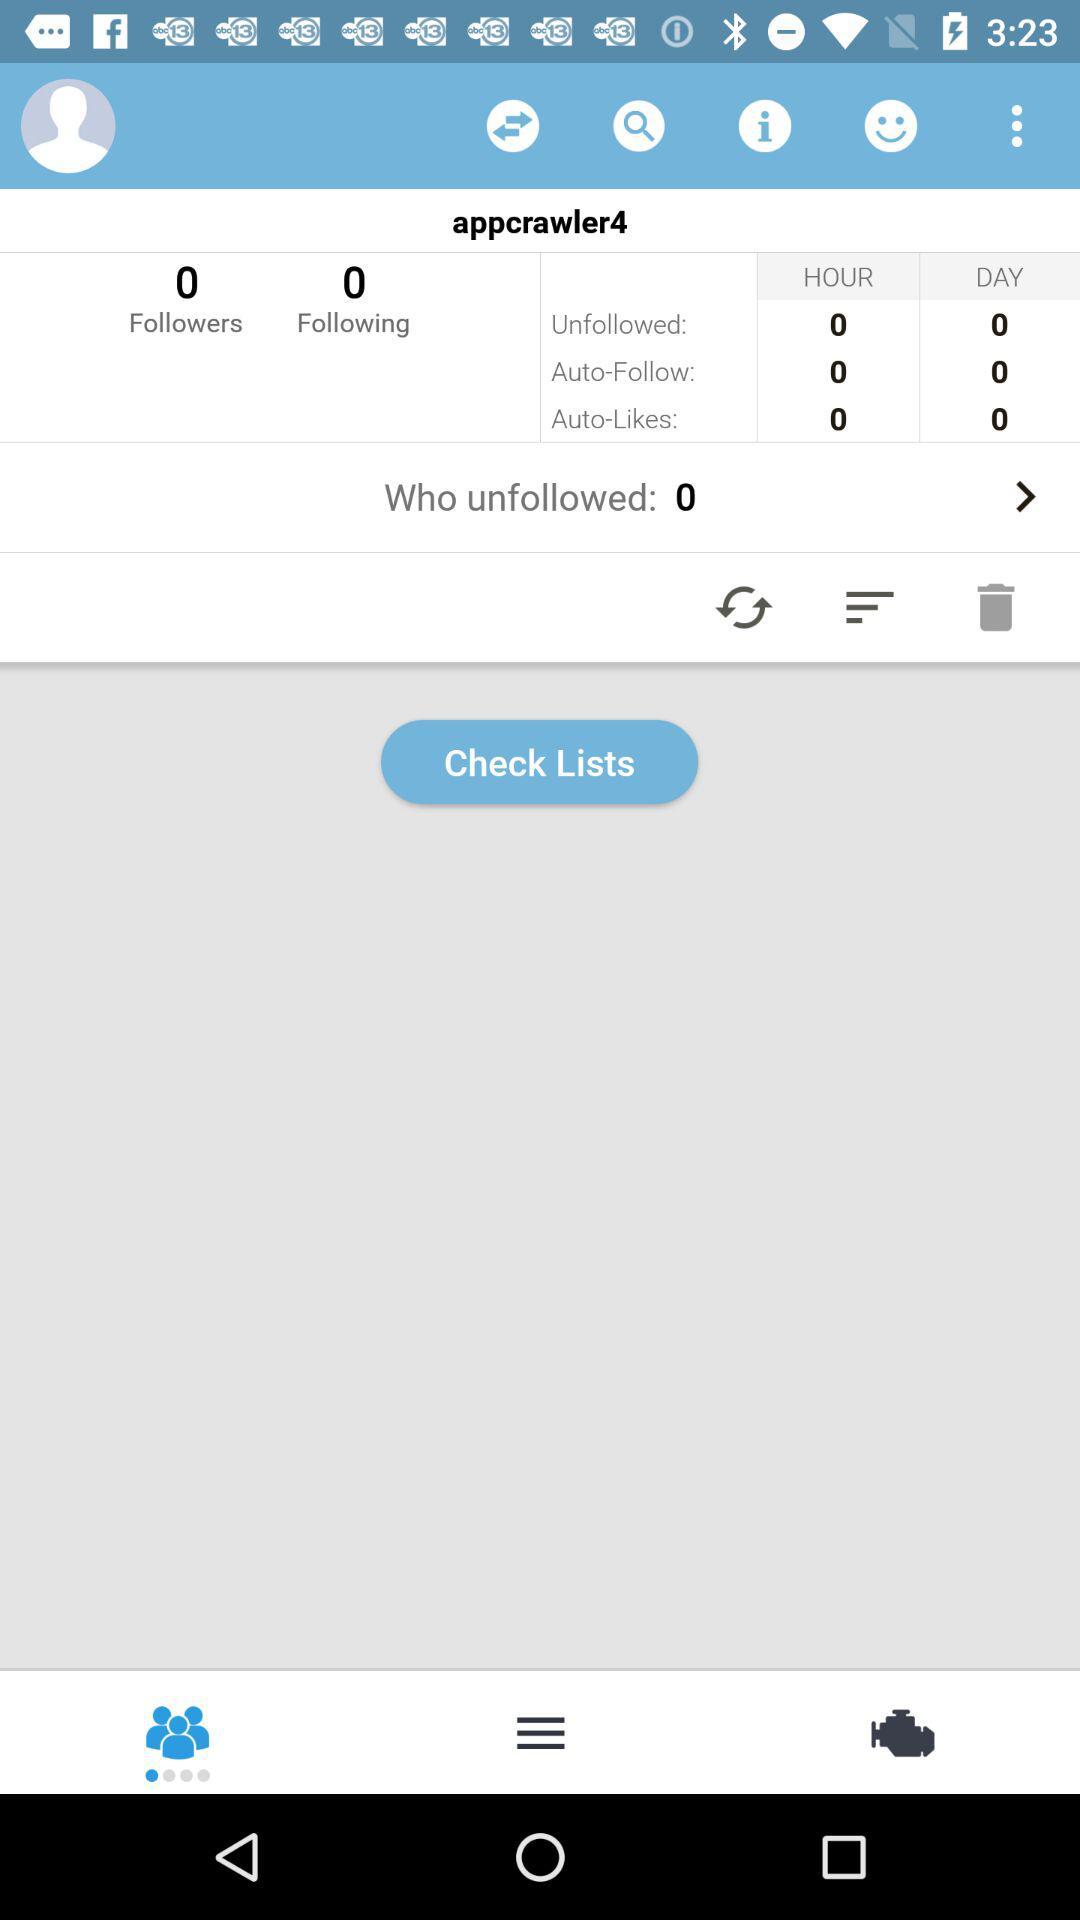  I want to click on the refresh icon, so click(744, 606).